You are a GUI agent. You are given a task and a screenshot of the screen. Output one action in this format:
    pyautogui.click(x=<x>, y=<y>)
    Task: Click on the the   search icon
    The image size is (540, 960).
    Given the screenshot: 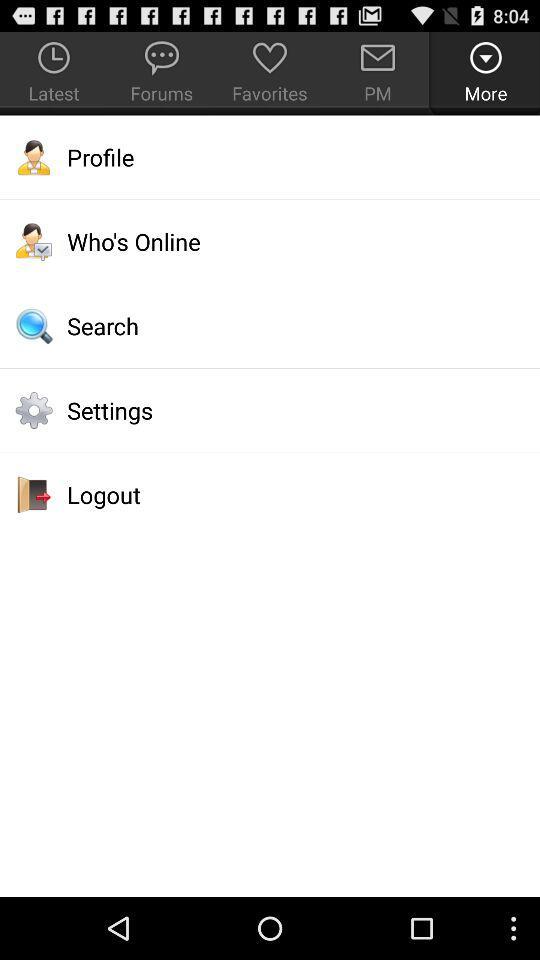 What is the action you would take?
    pyautogui.click(x=270, y=326)
    